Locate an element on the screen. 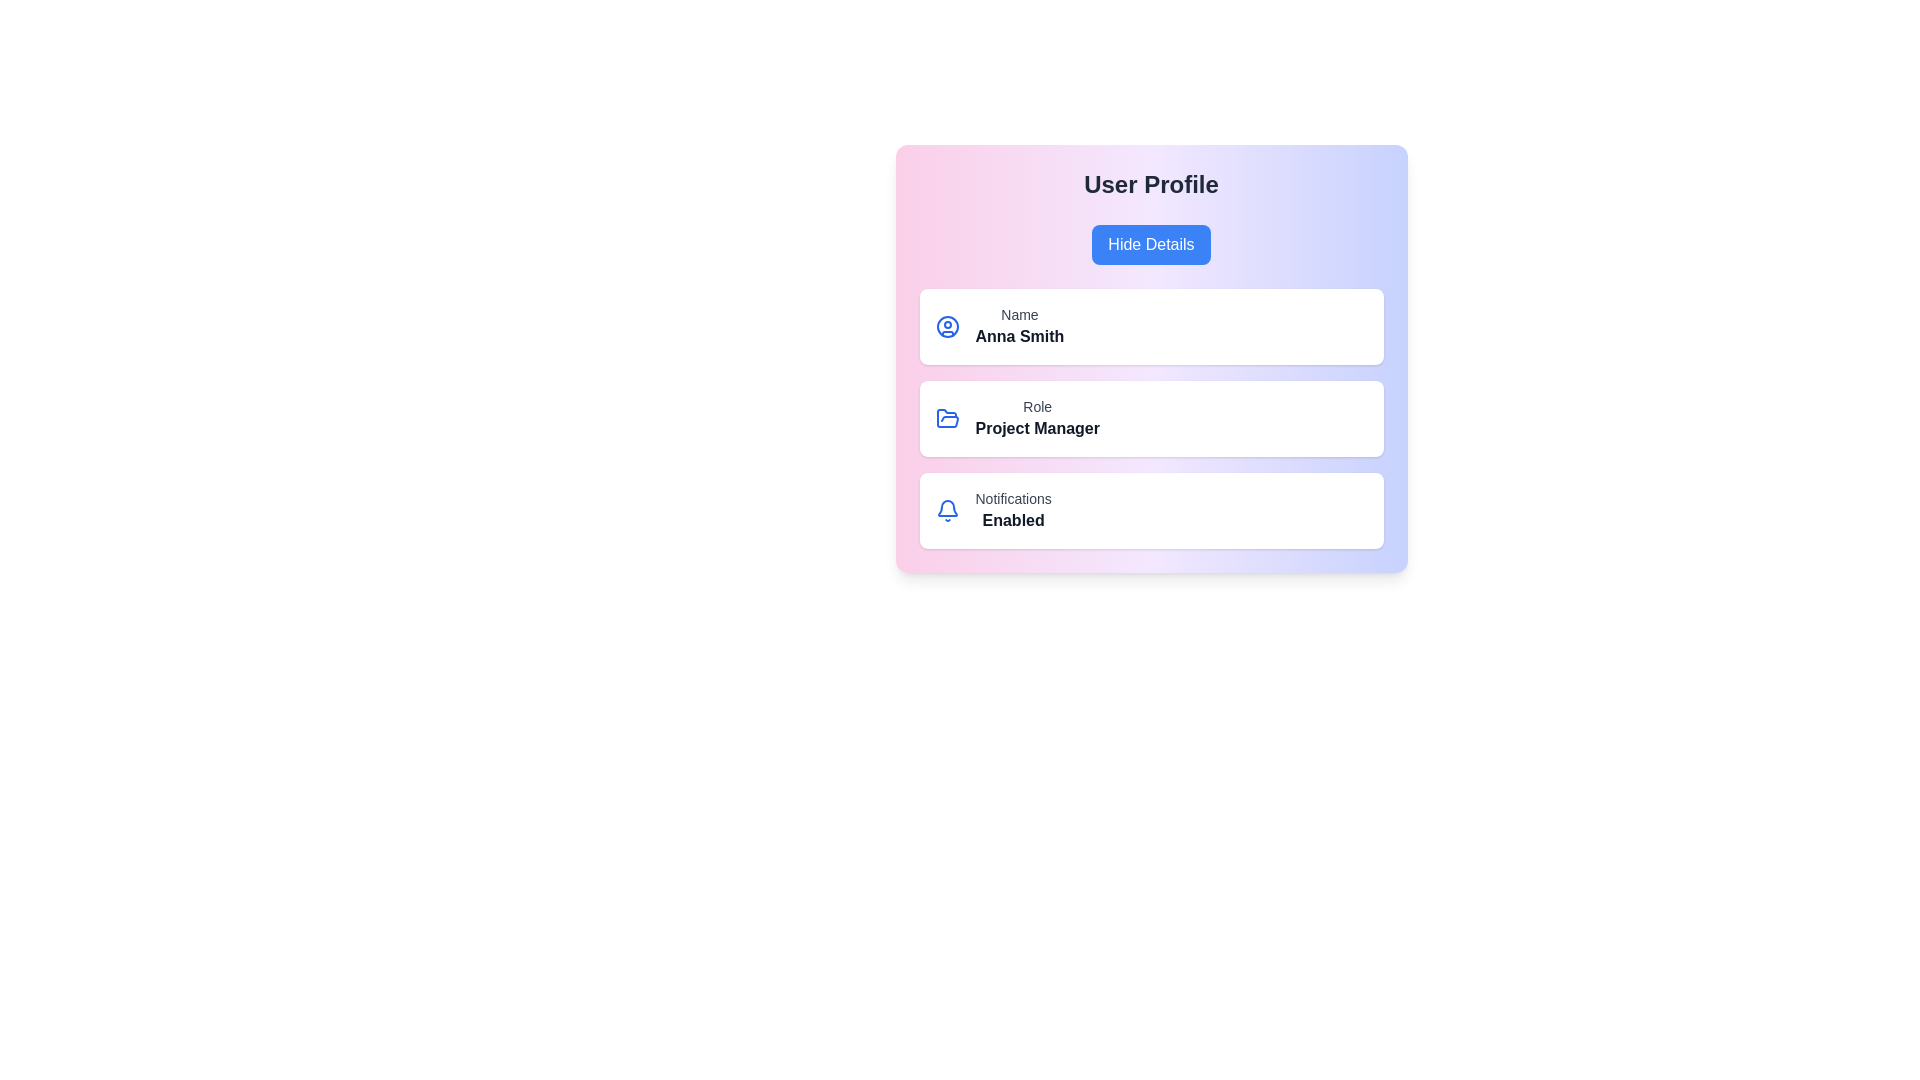 This screenshot has height=1080, width=1920. status text label indicating notifications are enabled, located beneath the 'Role: Project Manager' section in the user profile card is located at coordinates (1013, 509).